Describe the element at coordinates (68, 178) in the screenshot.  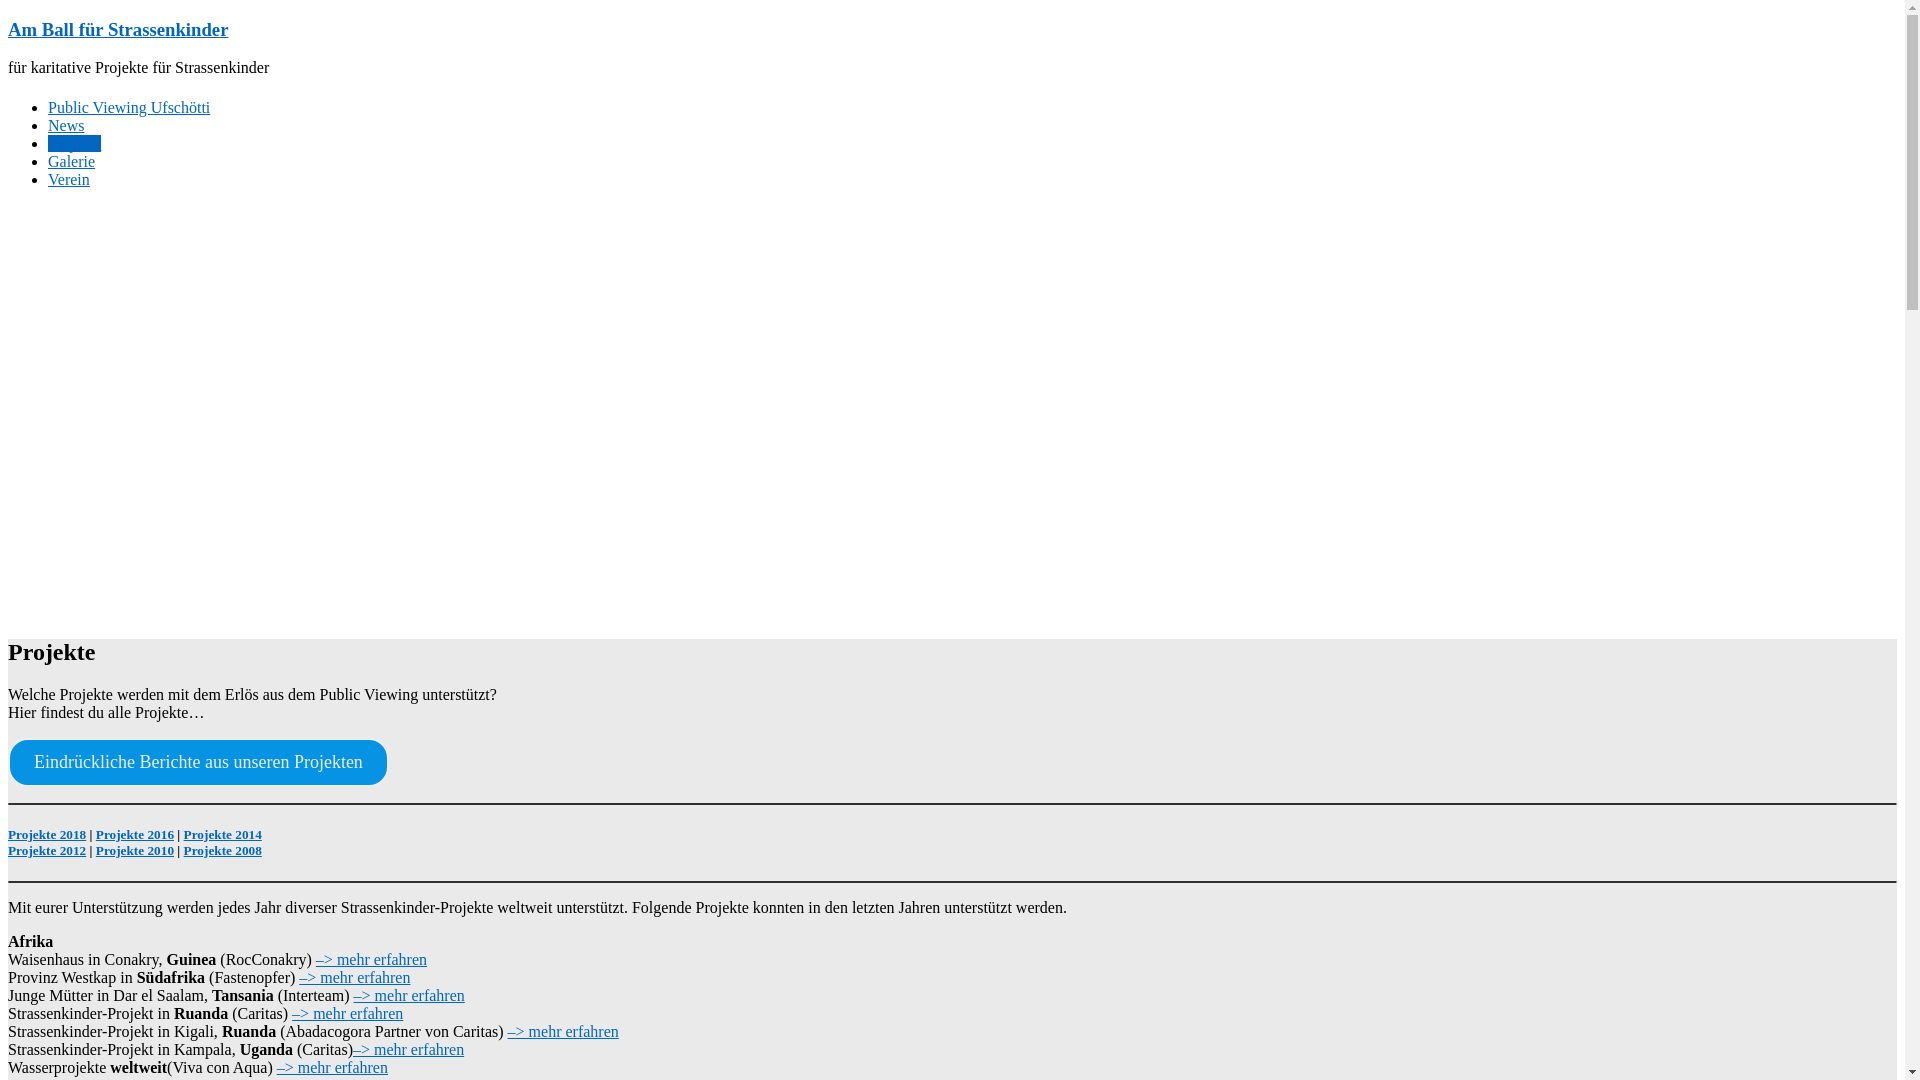
I see `'Verein'` at that location.